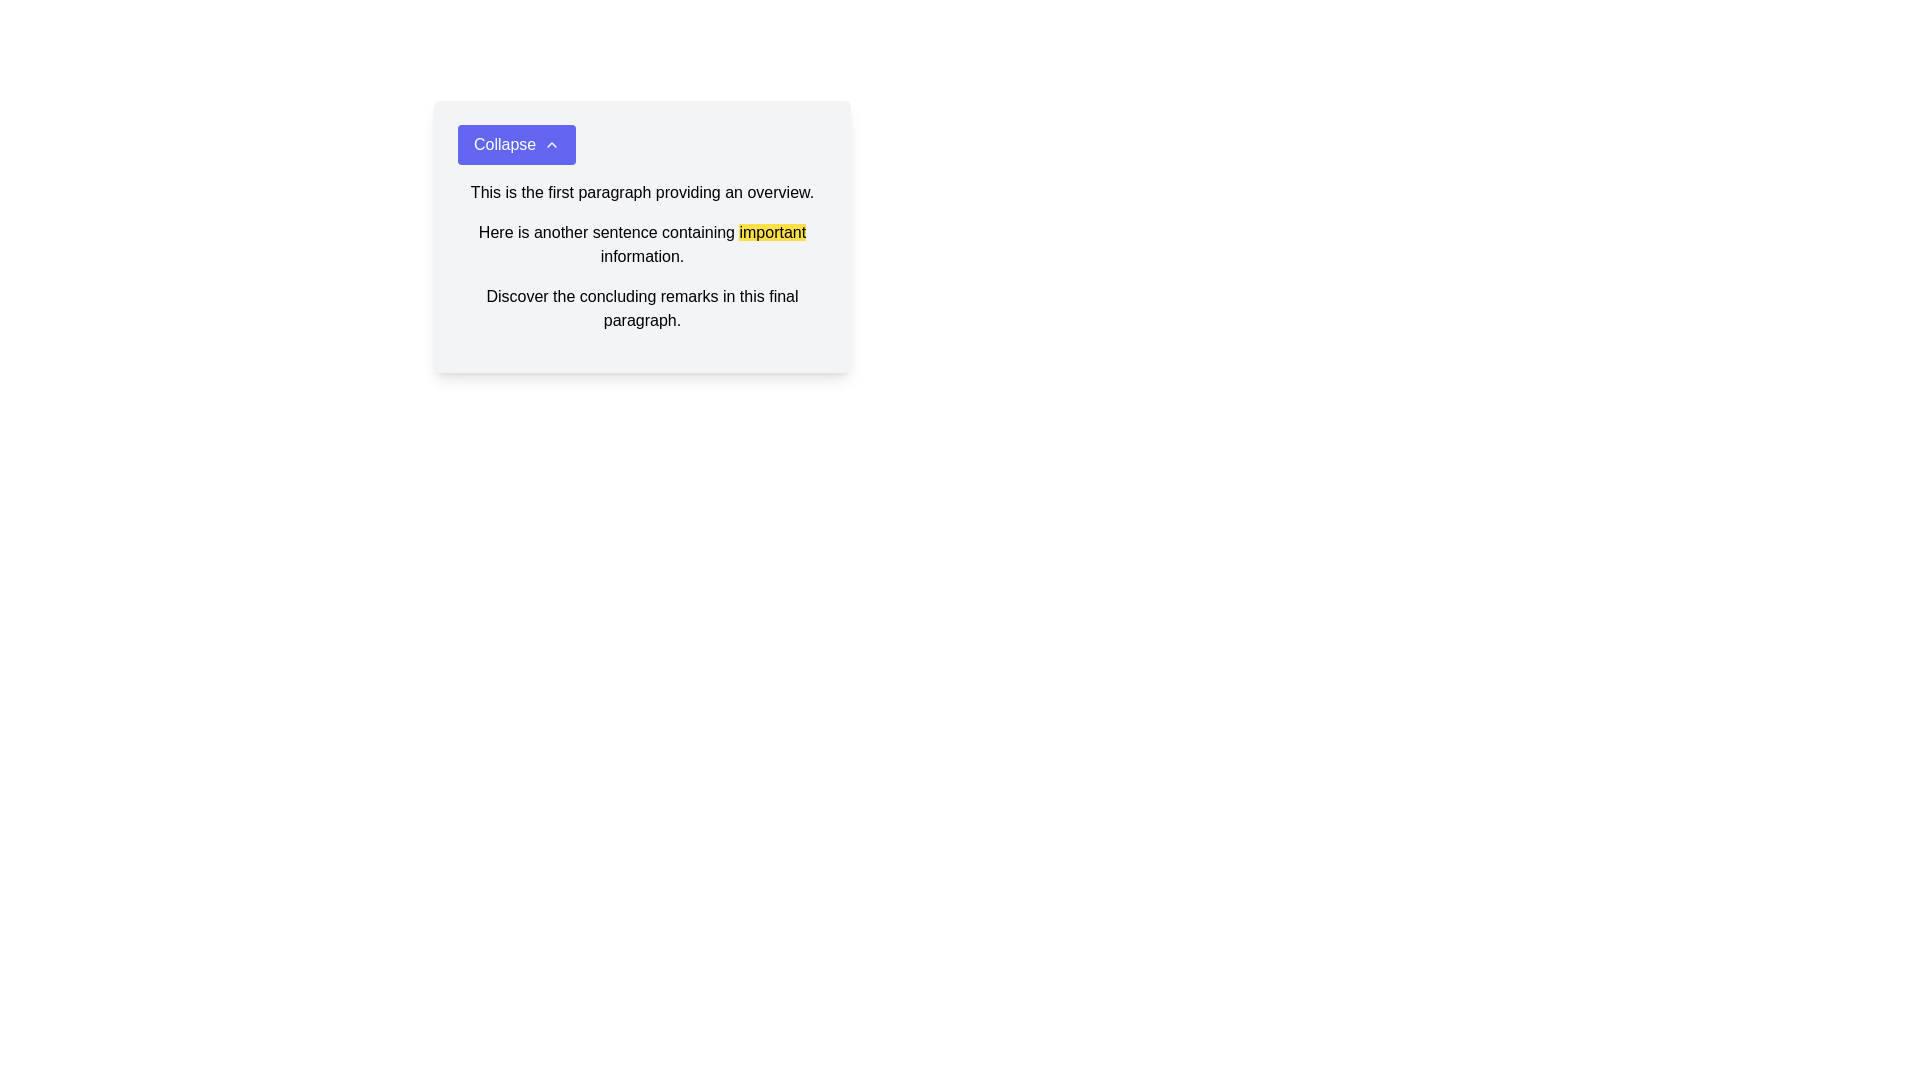  Describe the element at coordinates (505, 144) in the screenshot. I see `the text label that serves as the label for a button component designed to collapse an expanded section of information` at that location.